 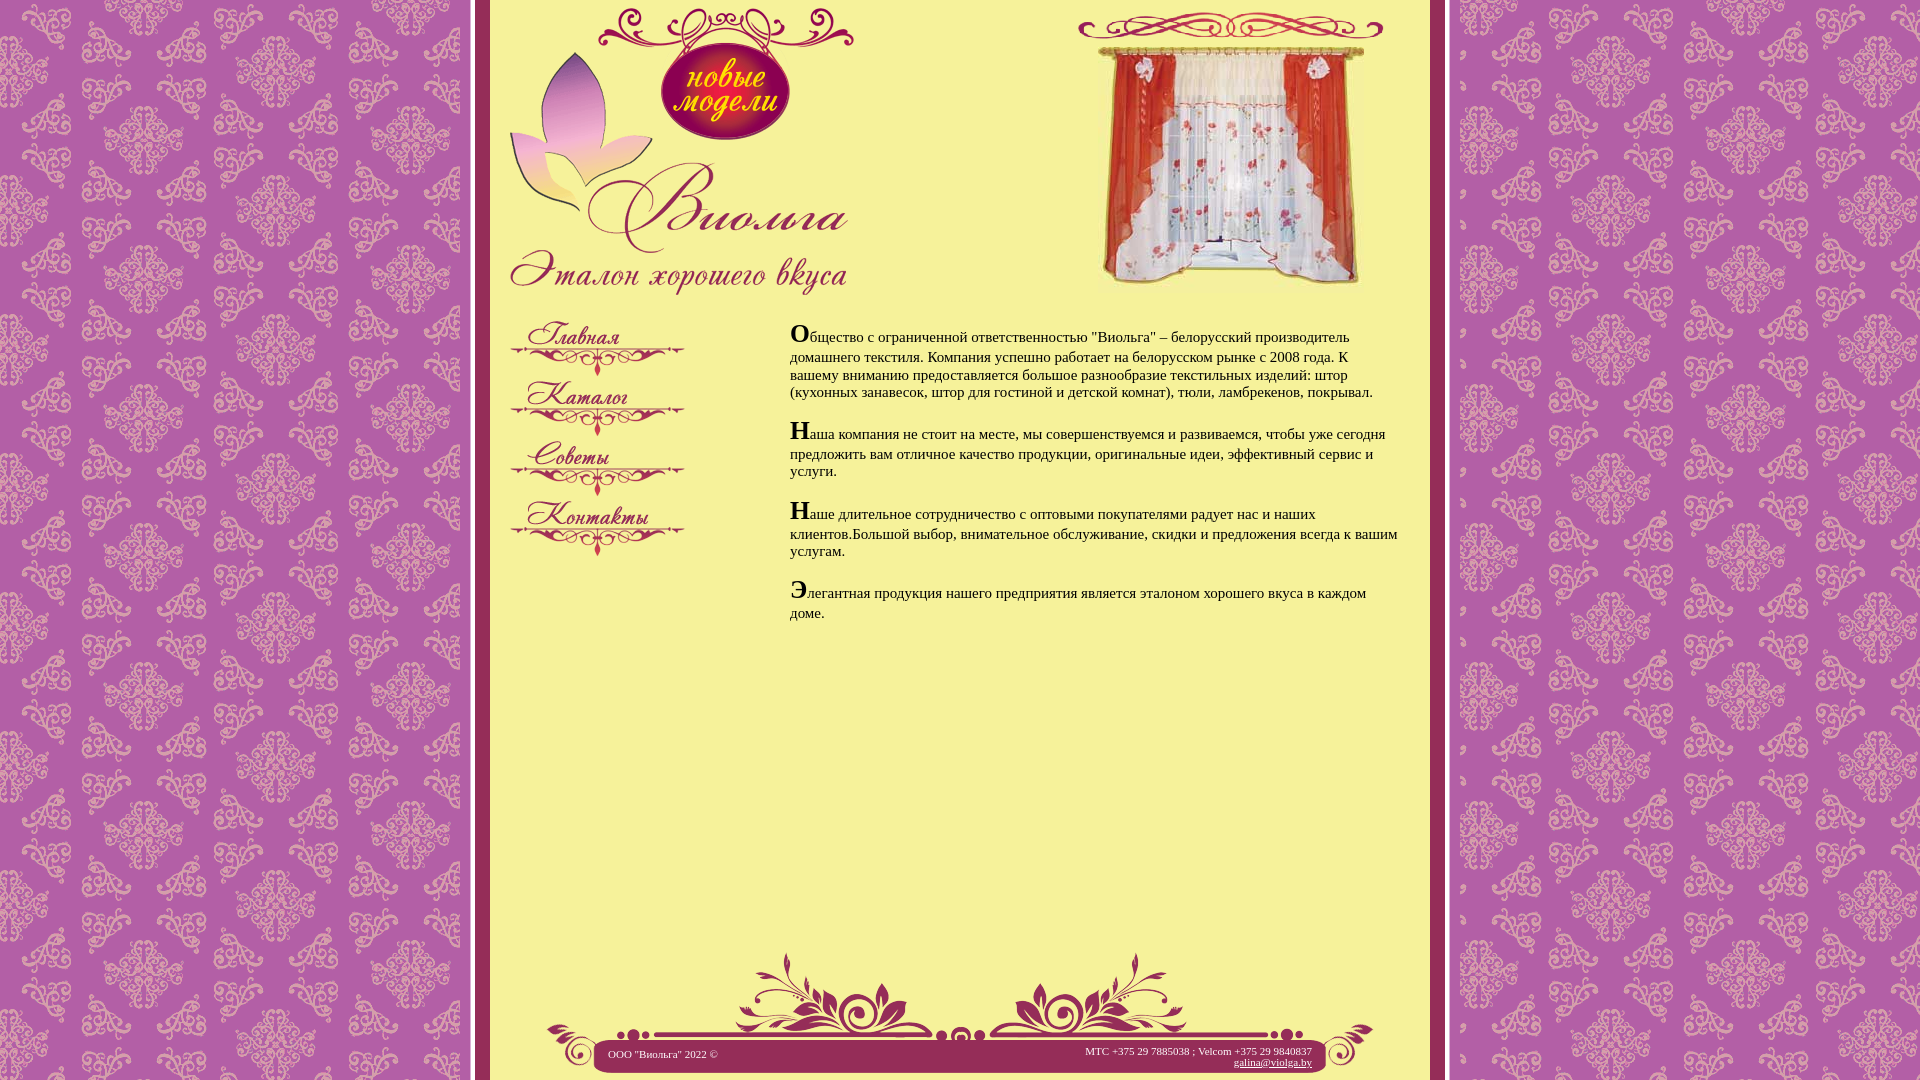 I want to click on 'galina@violga.by', so click(x=1271, y=1060).